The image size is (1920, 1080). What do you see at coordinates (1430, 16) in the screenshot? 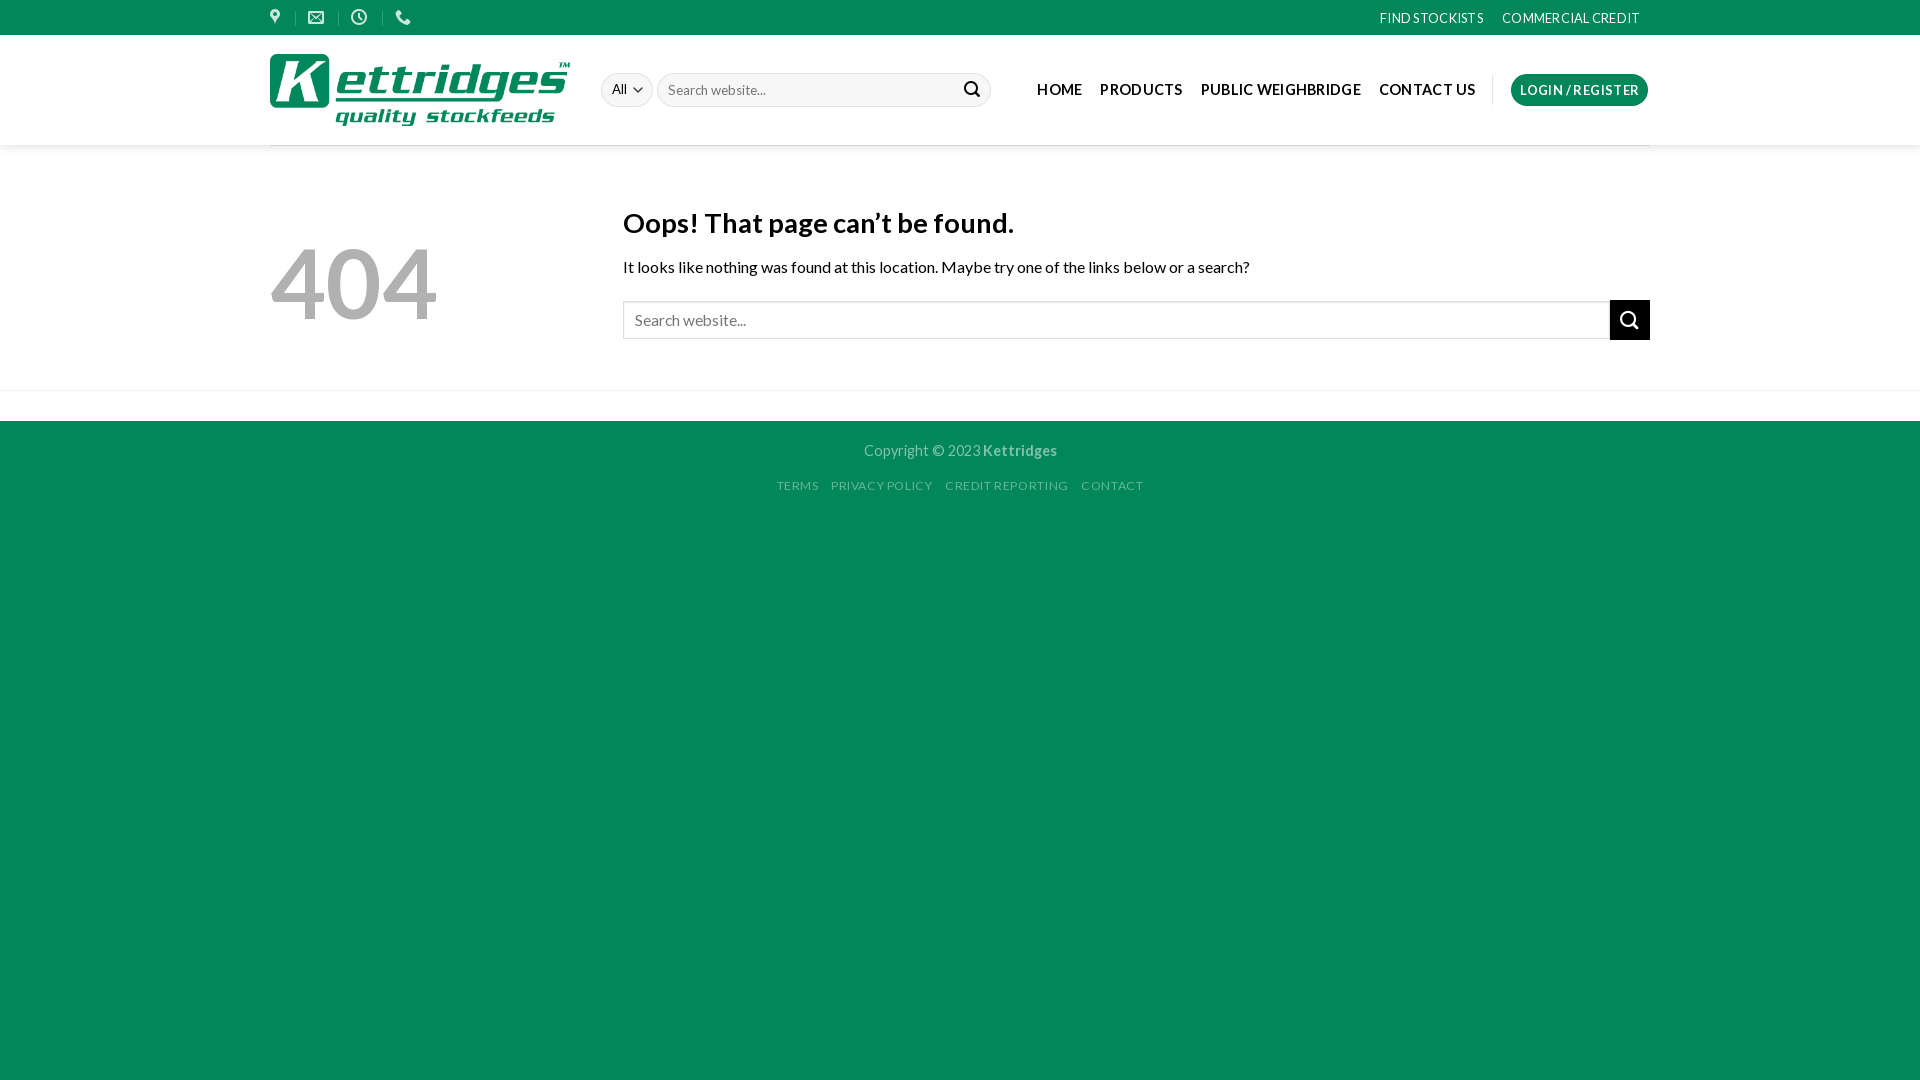
I see `'FIND STOCKISTS'` at bounding box center [1430, 16].